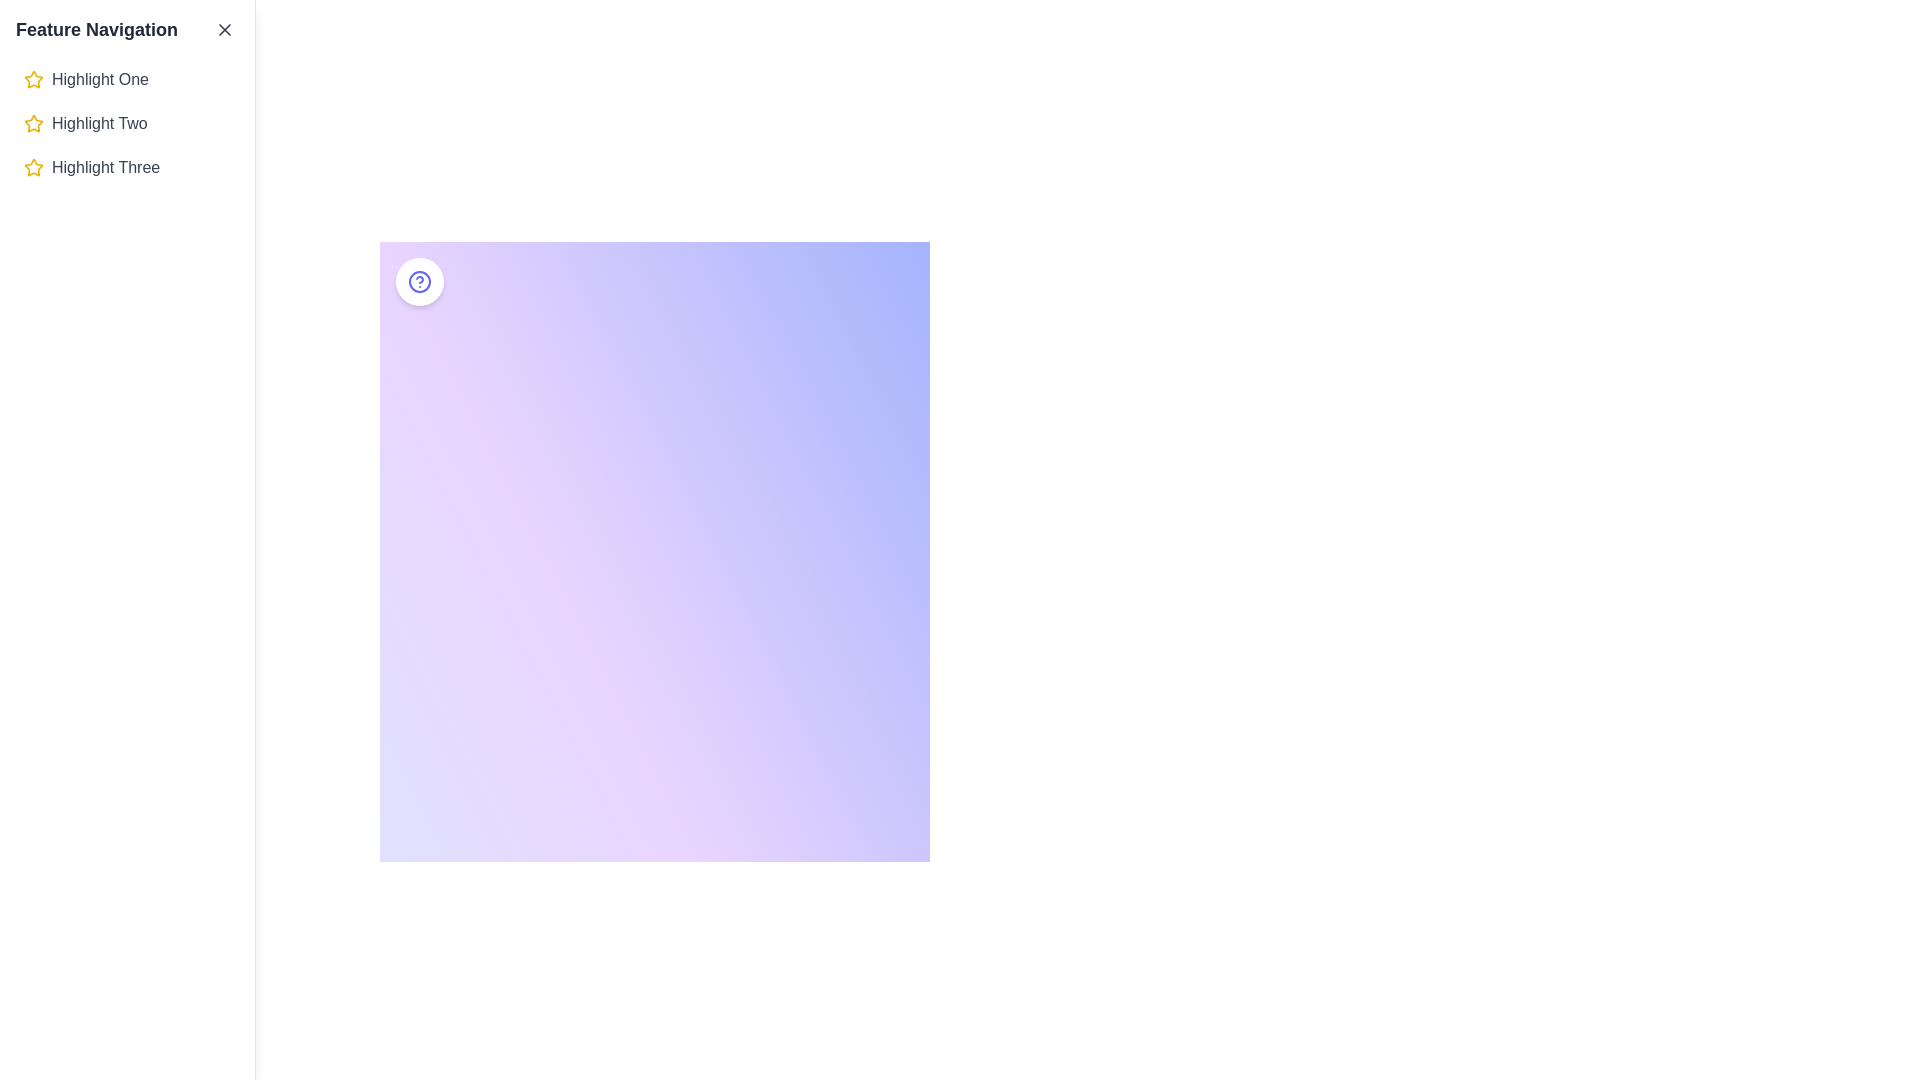  I want to click on the interactive list item labeled 'Highlight Three' with a star icon in the left-hand sidebar under 'Feature Navigation', so click(126, 167).